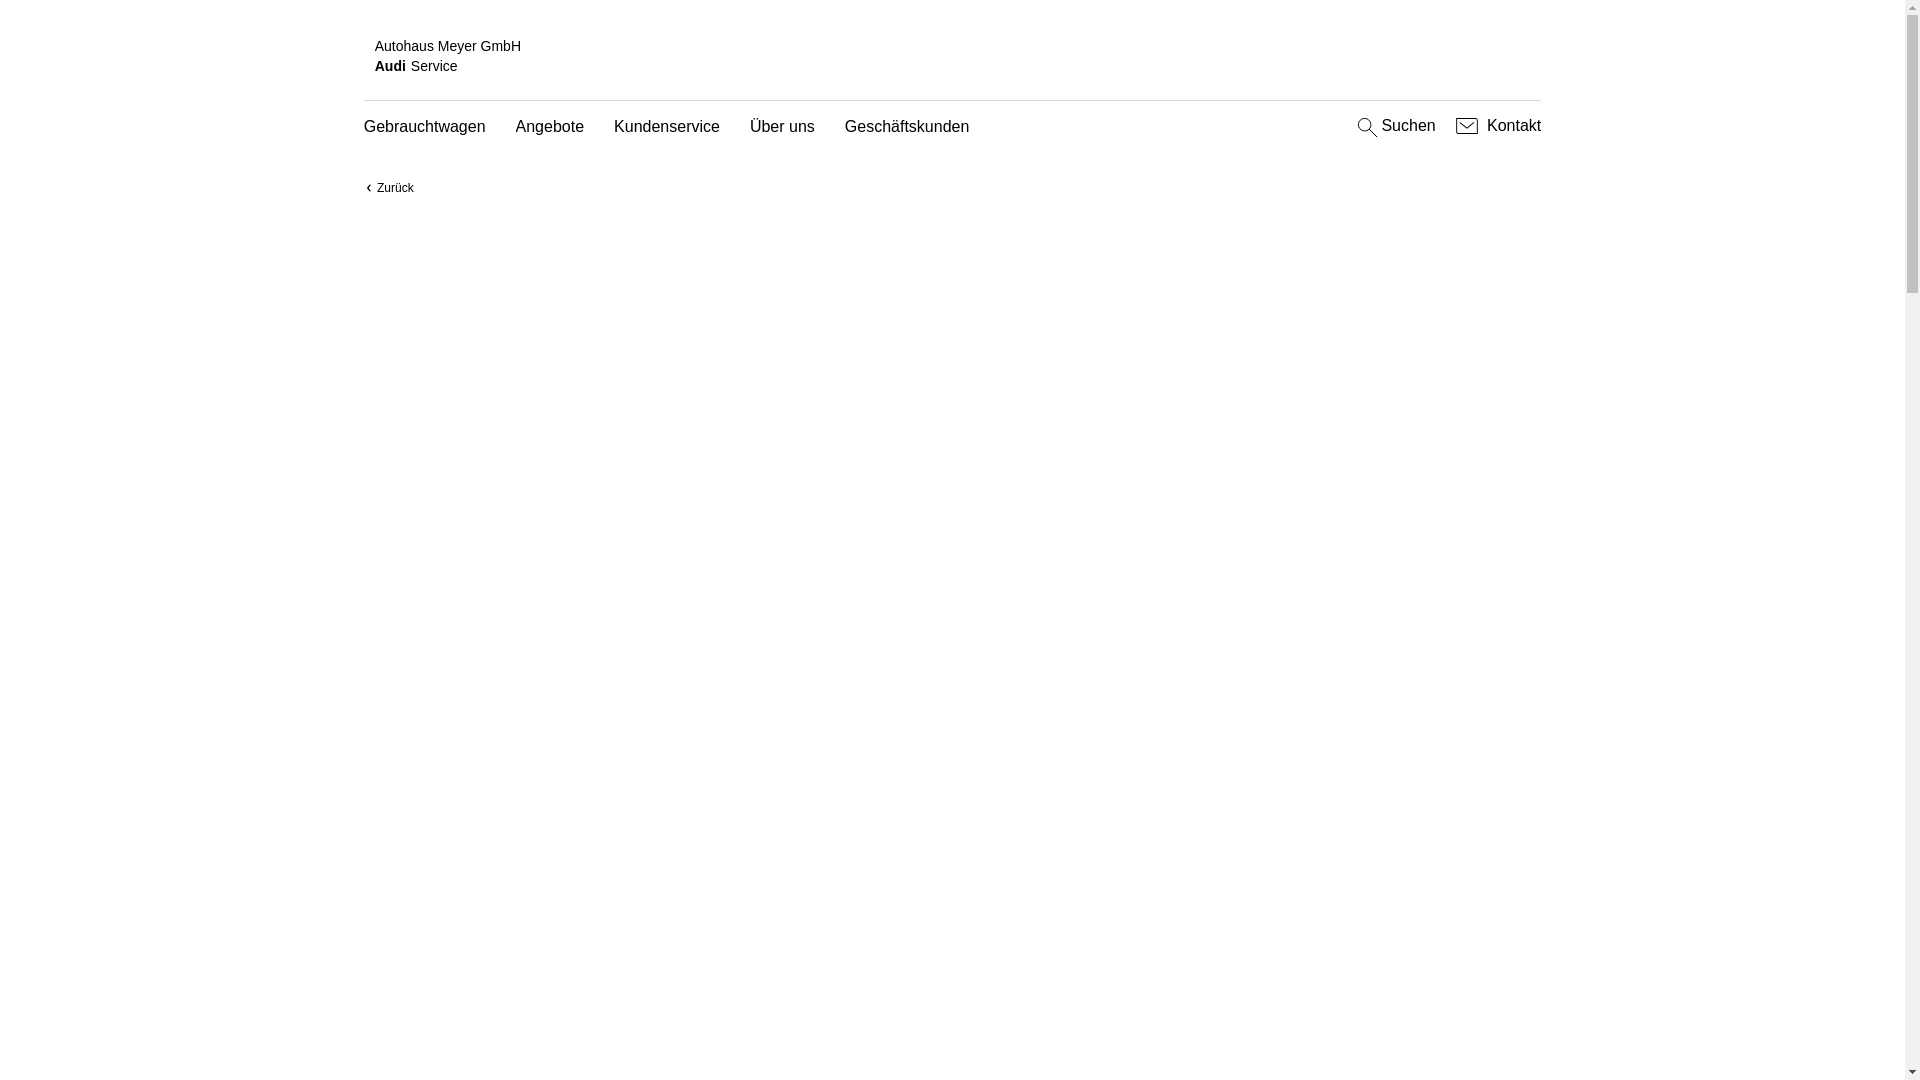  What do you see at coordinates (550, 127) in the screenshot?
I see `'Angebote'` at bounding box center [550, 127].